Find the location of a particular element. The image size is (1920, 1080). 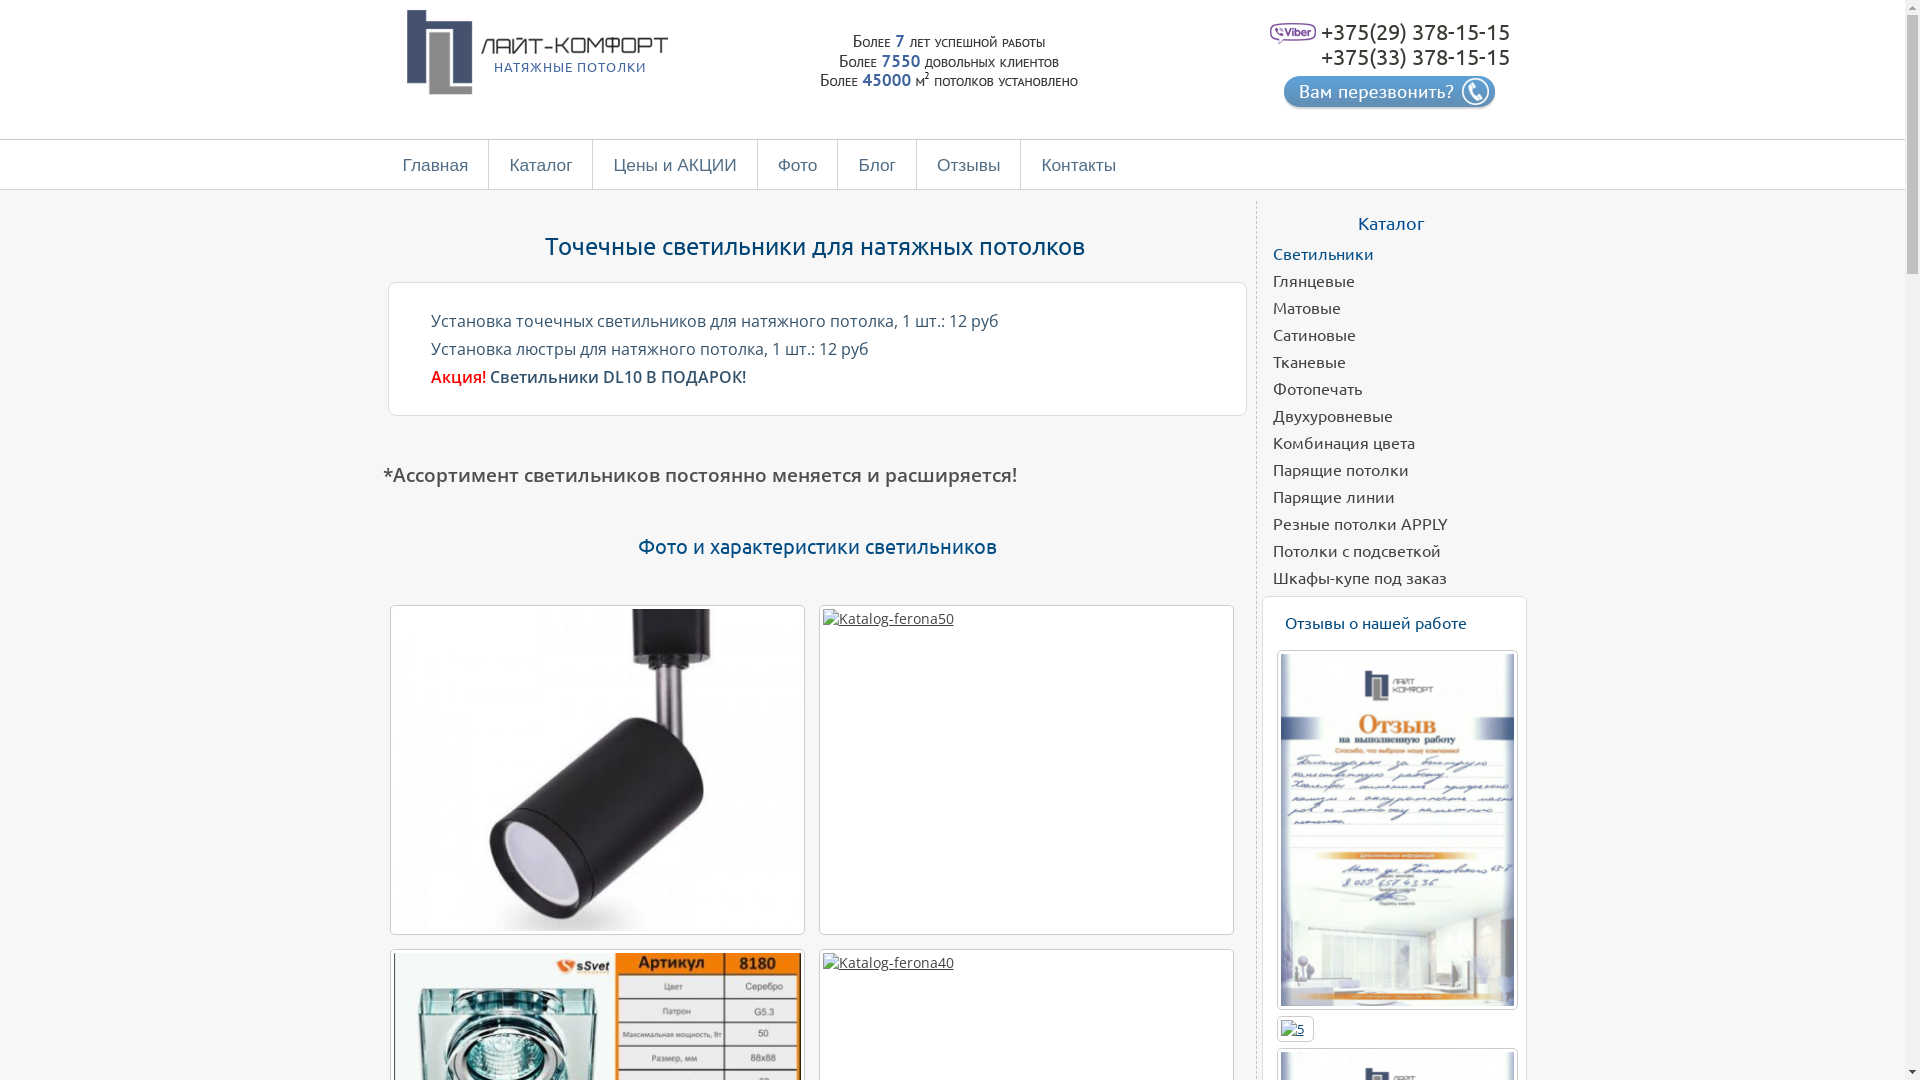

'Katalog-ferona50' is located at coordinates (1025, 769).